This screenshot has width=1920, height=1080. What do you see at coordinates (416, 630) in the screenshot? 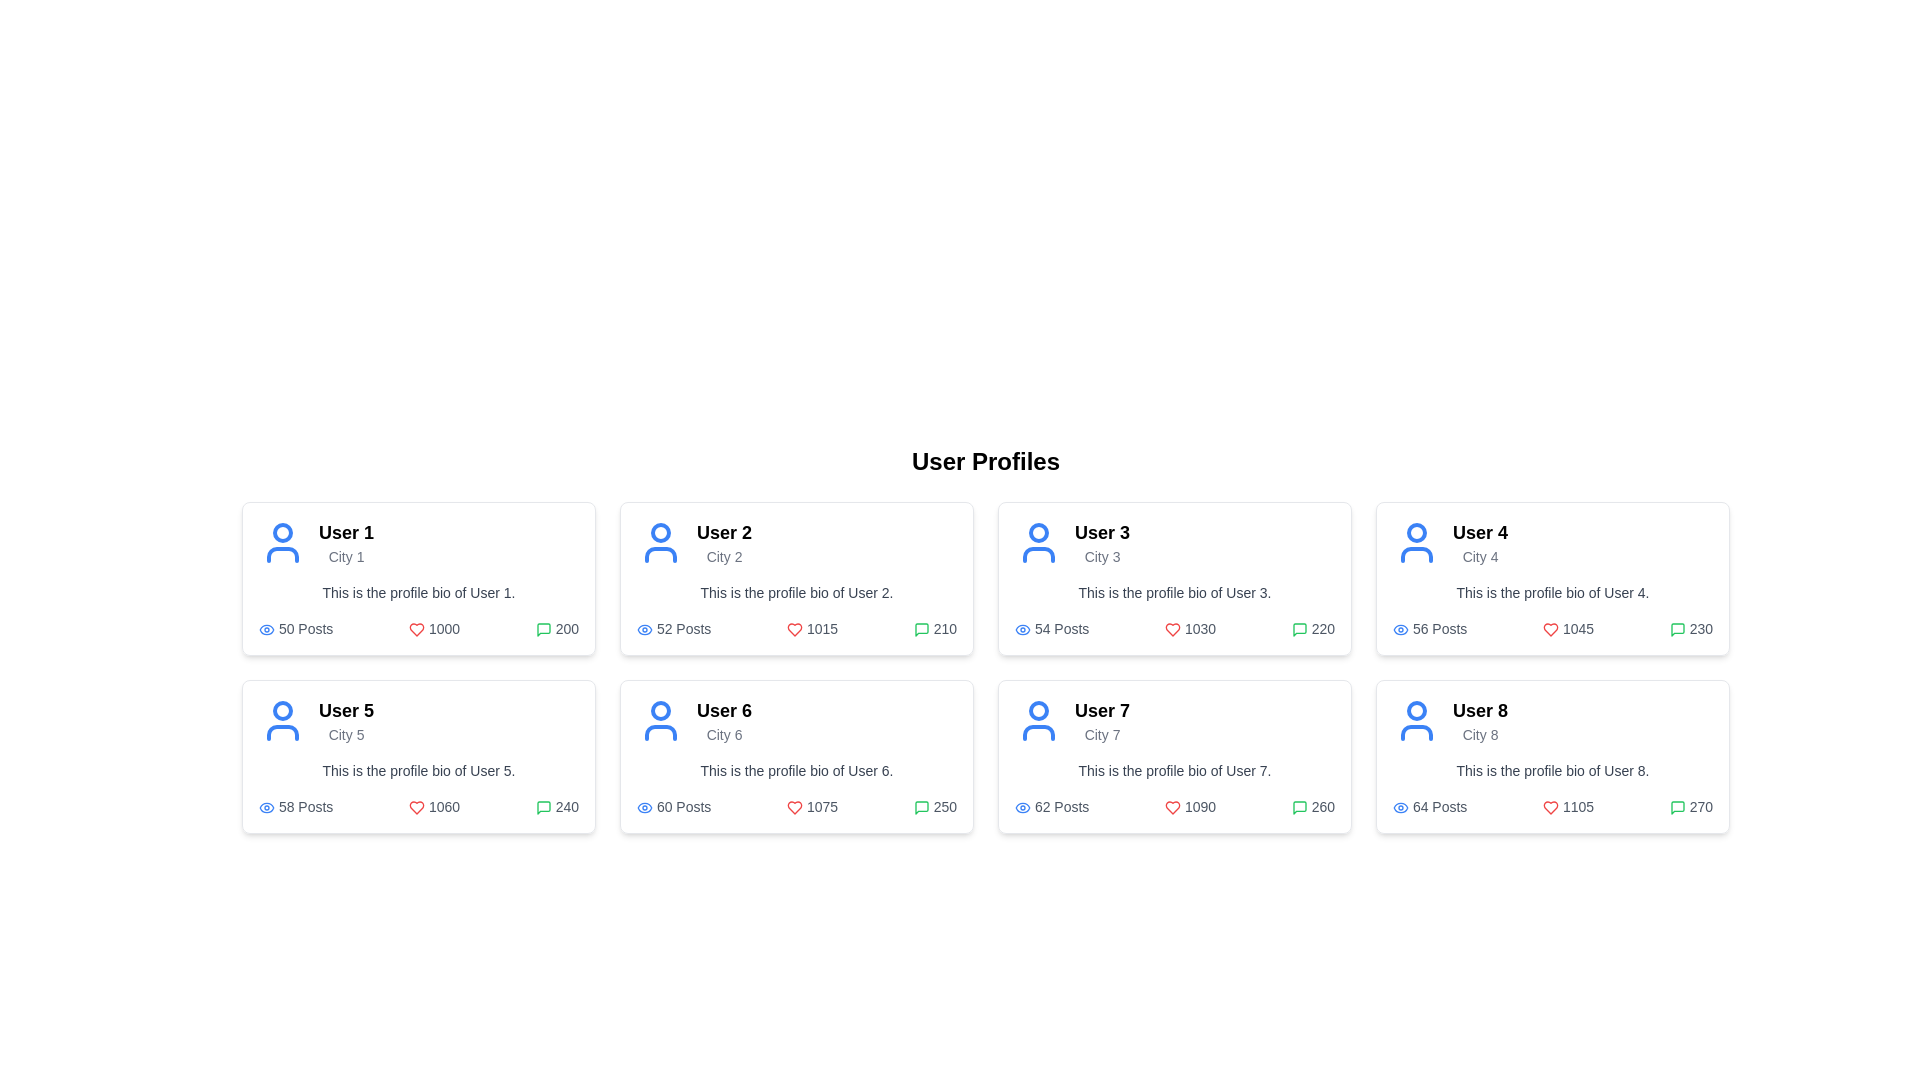
I see `the heart icon in the top-left corner of User 1's profile card, which symbolizes likes or favorites` at bounding box center [416, 630].